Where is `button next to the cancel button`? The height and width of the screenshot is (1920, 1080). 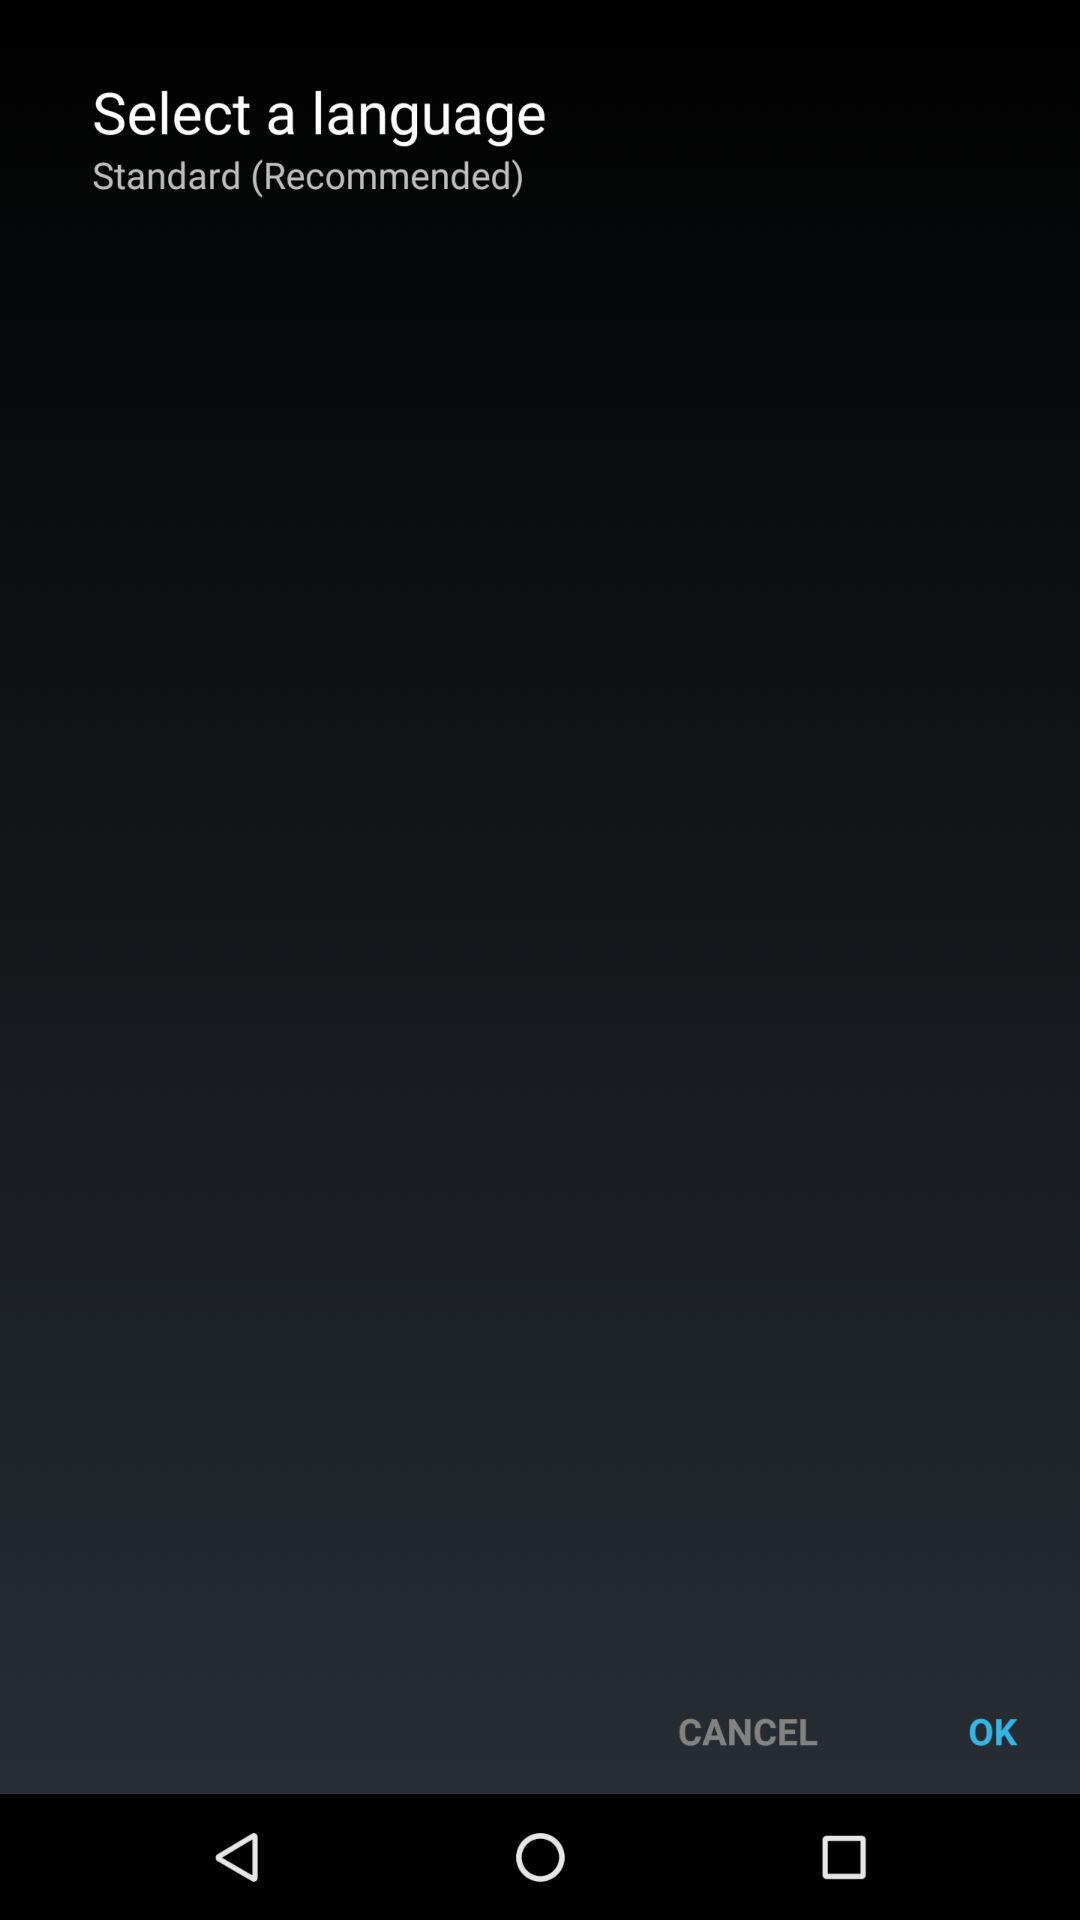
button next to the cancel button is located at coordinates (992, 1730).